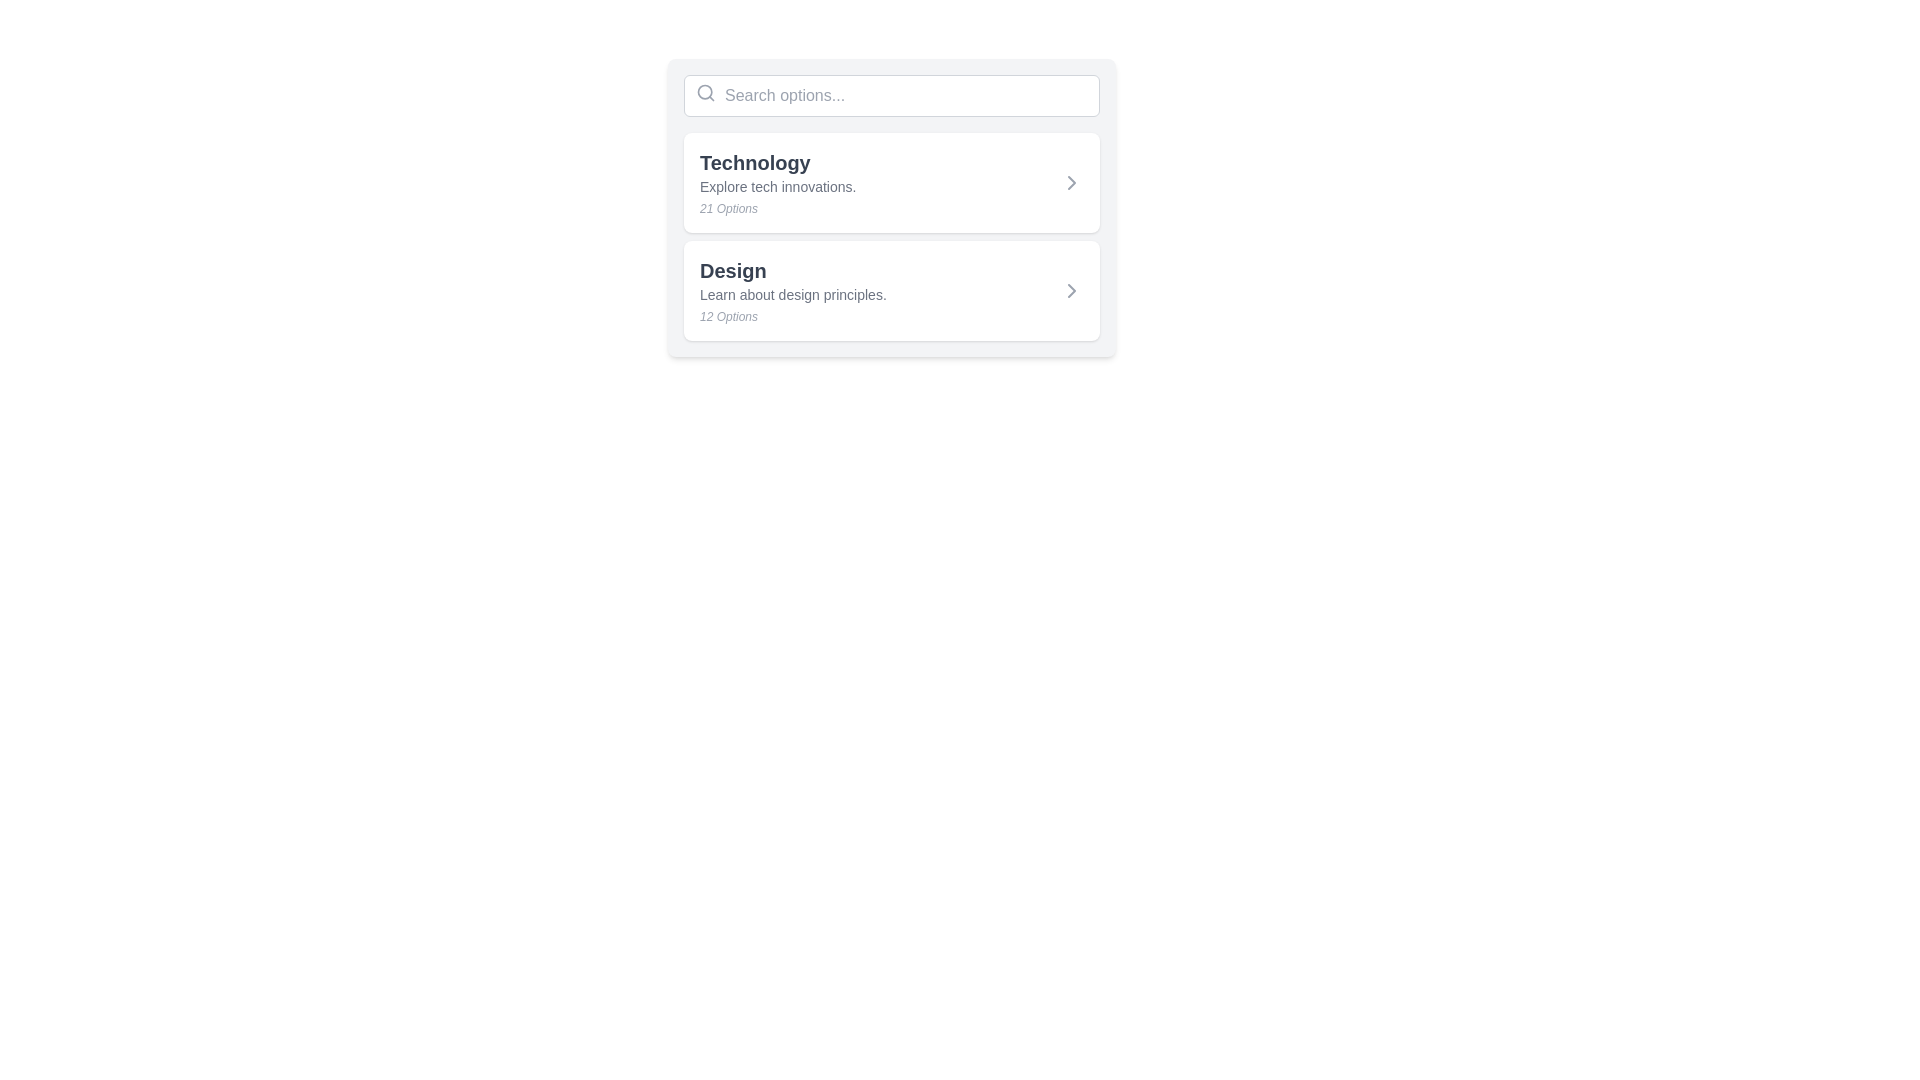 This screenshot has height=1080, width=1920. What do you see at coordinates (777, 161) in the screenshot?
I see `the text element displaying 'Technology', which is styled in bold, larger font and medium gray color, positioned prominently at the top left of the interface` at bounding box center [777, 161].